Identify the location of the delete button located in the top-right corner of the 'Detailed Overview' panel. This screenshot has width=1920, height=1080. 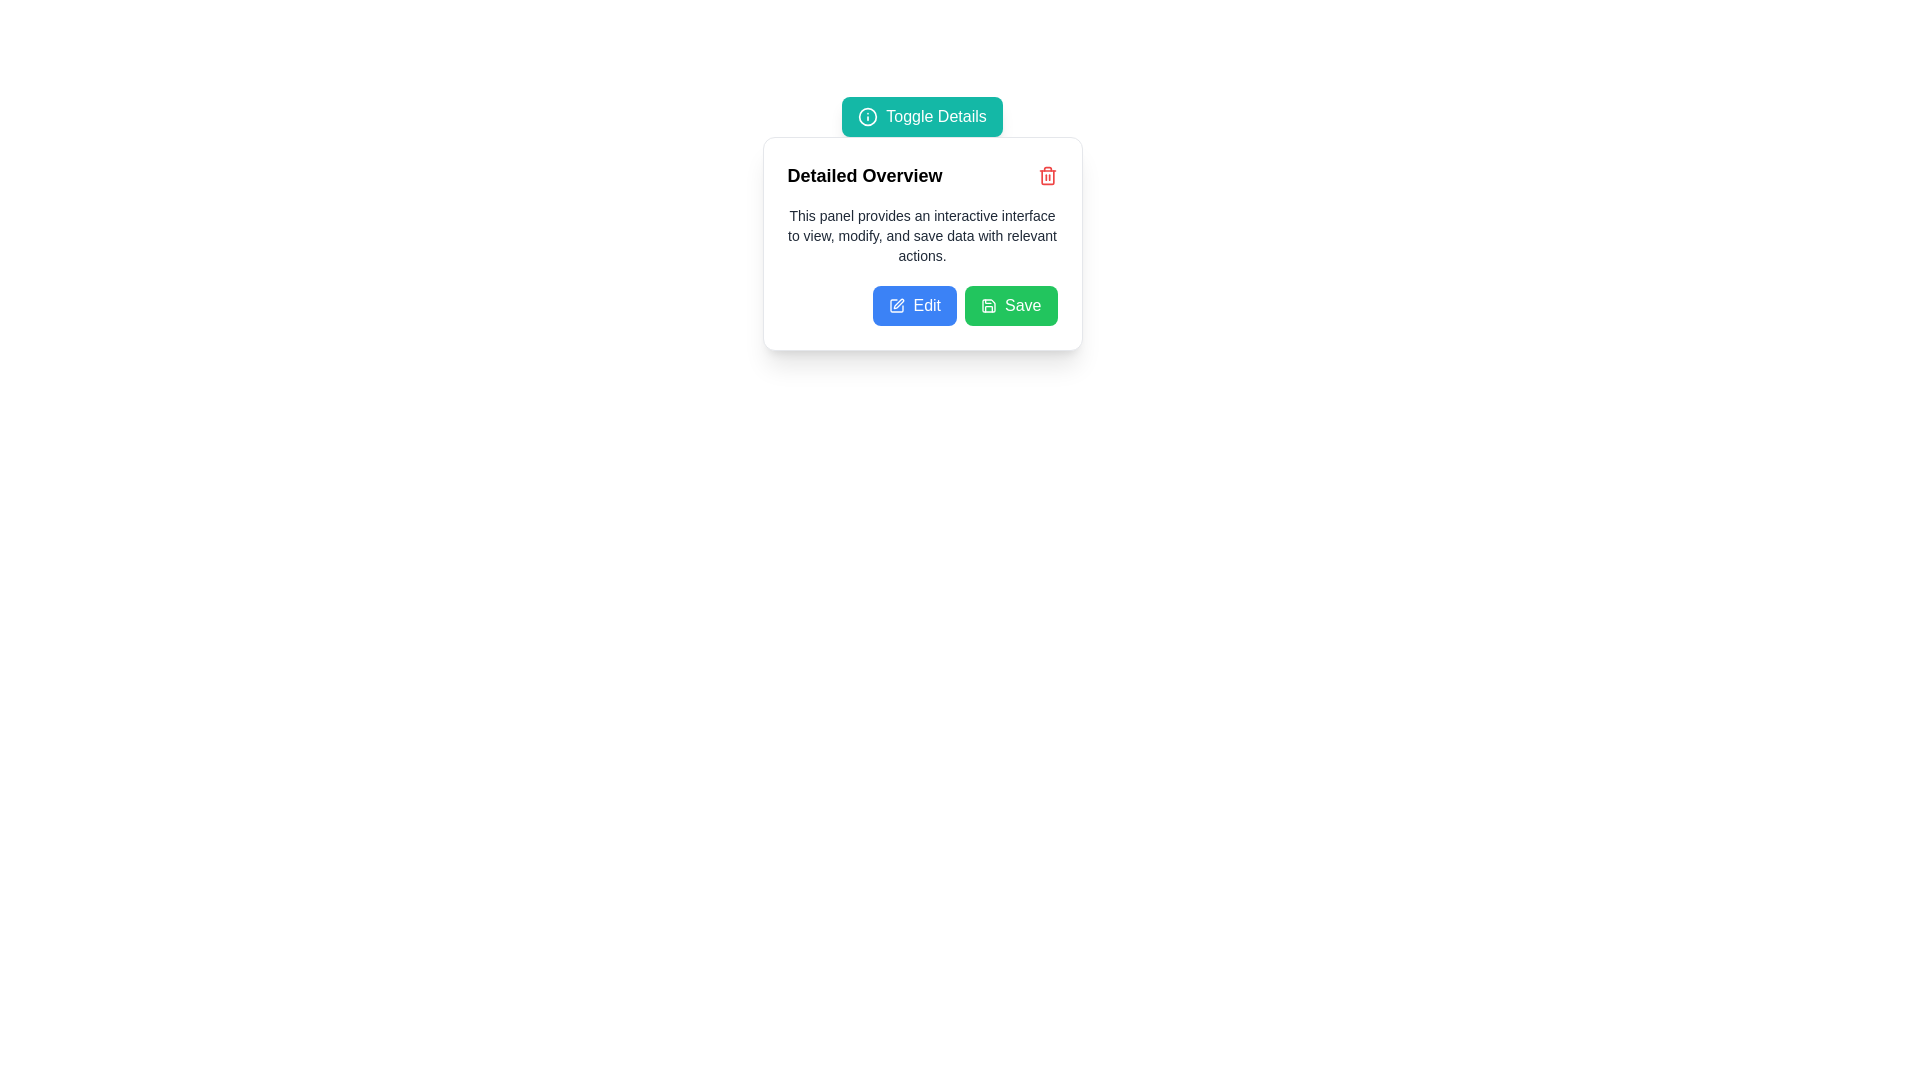
(1046, 175).